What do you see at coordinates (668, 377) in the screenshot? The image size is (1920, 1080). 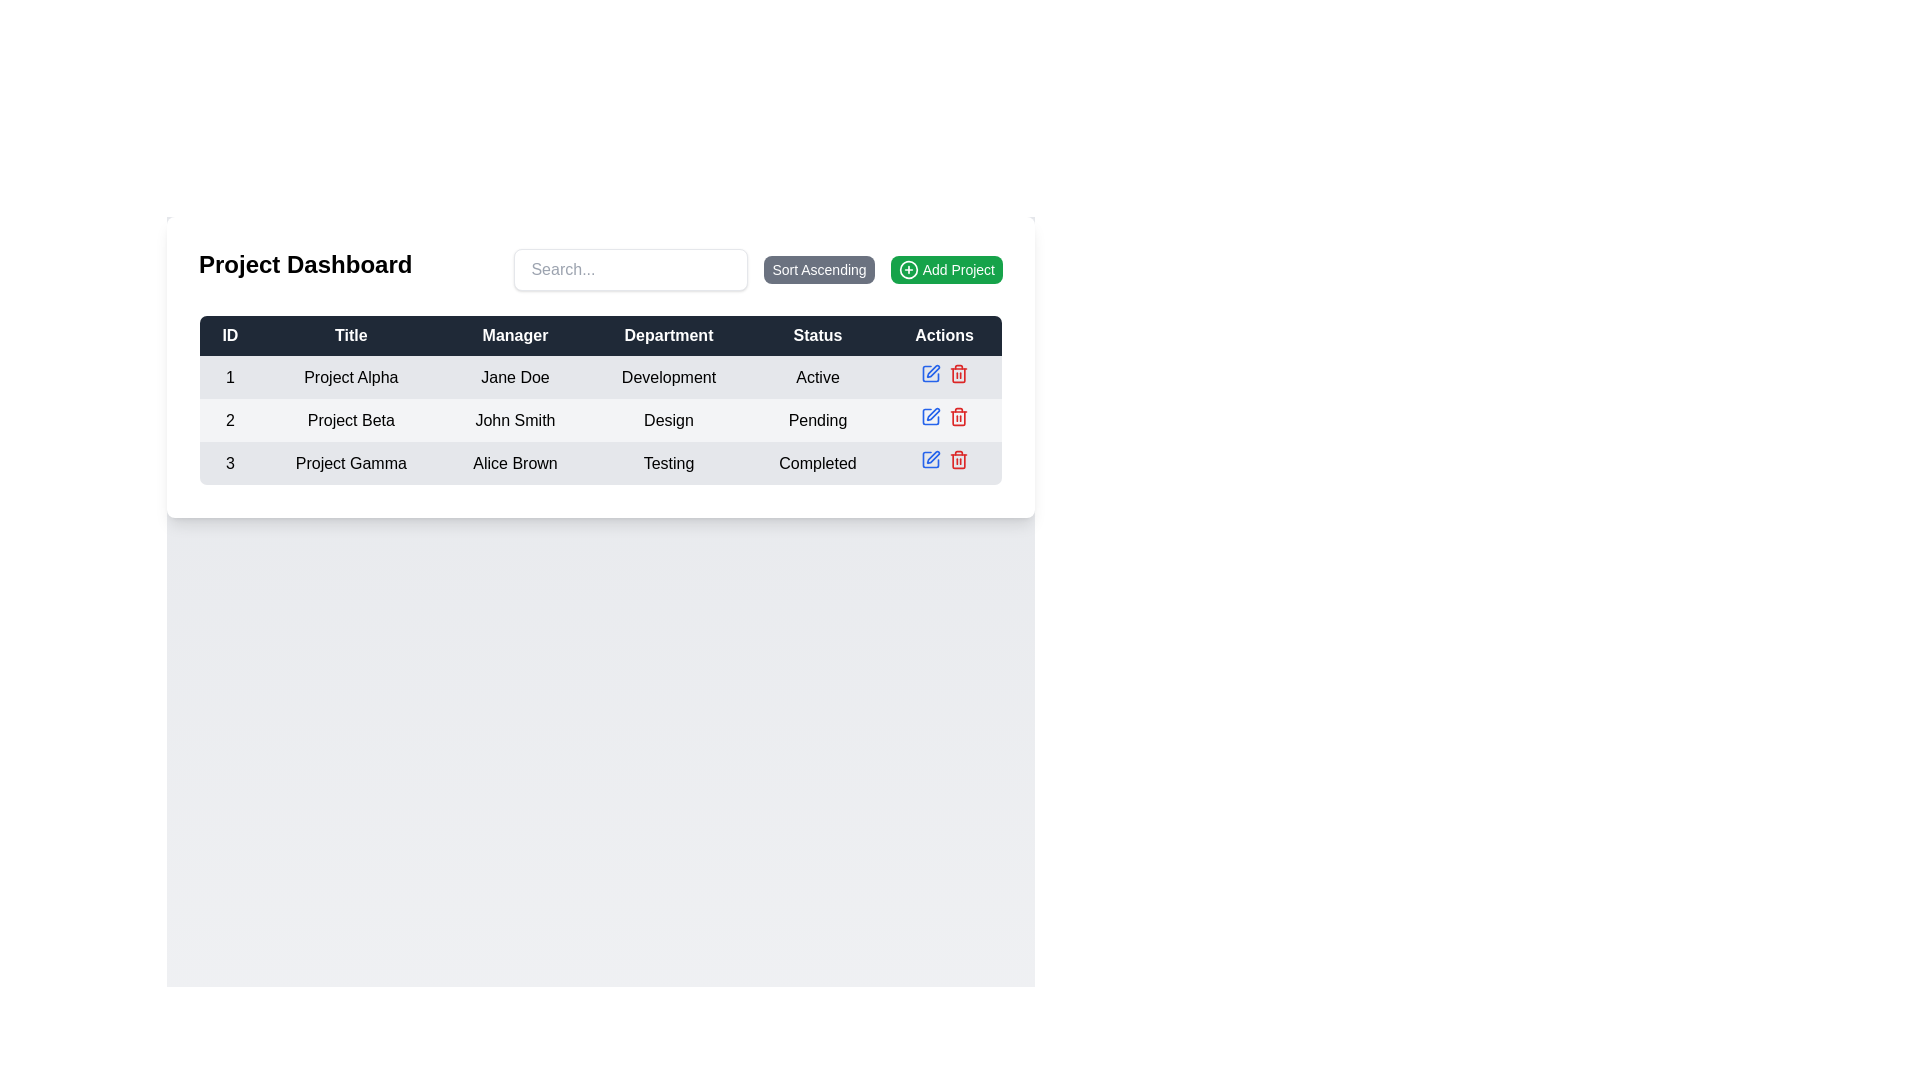 I see `the 'Development' text label in the table under the 'Department' column for the 'Project Alpha' row` at bounding box center [668, 377].